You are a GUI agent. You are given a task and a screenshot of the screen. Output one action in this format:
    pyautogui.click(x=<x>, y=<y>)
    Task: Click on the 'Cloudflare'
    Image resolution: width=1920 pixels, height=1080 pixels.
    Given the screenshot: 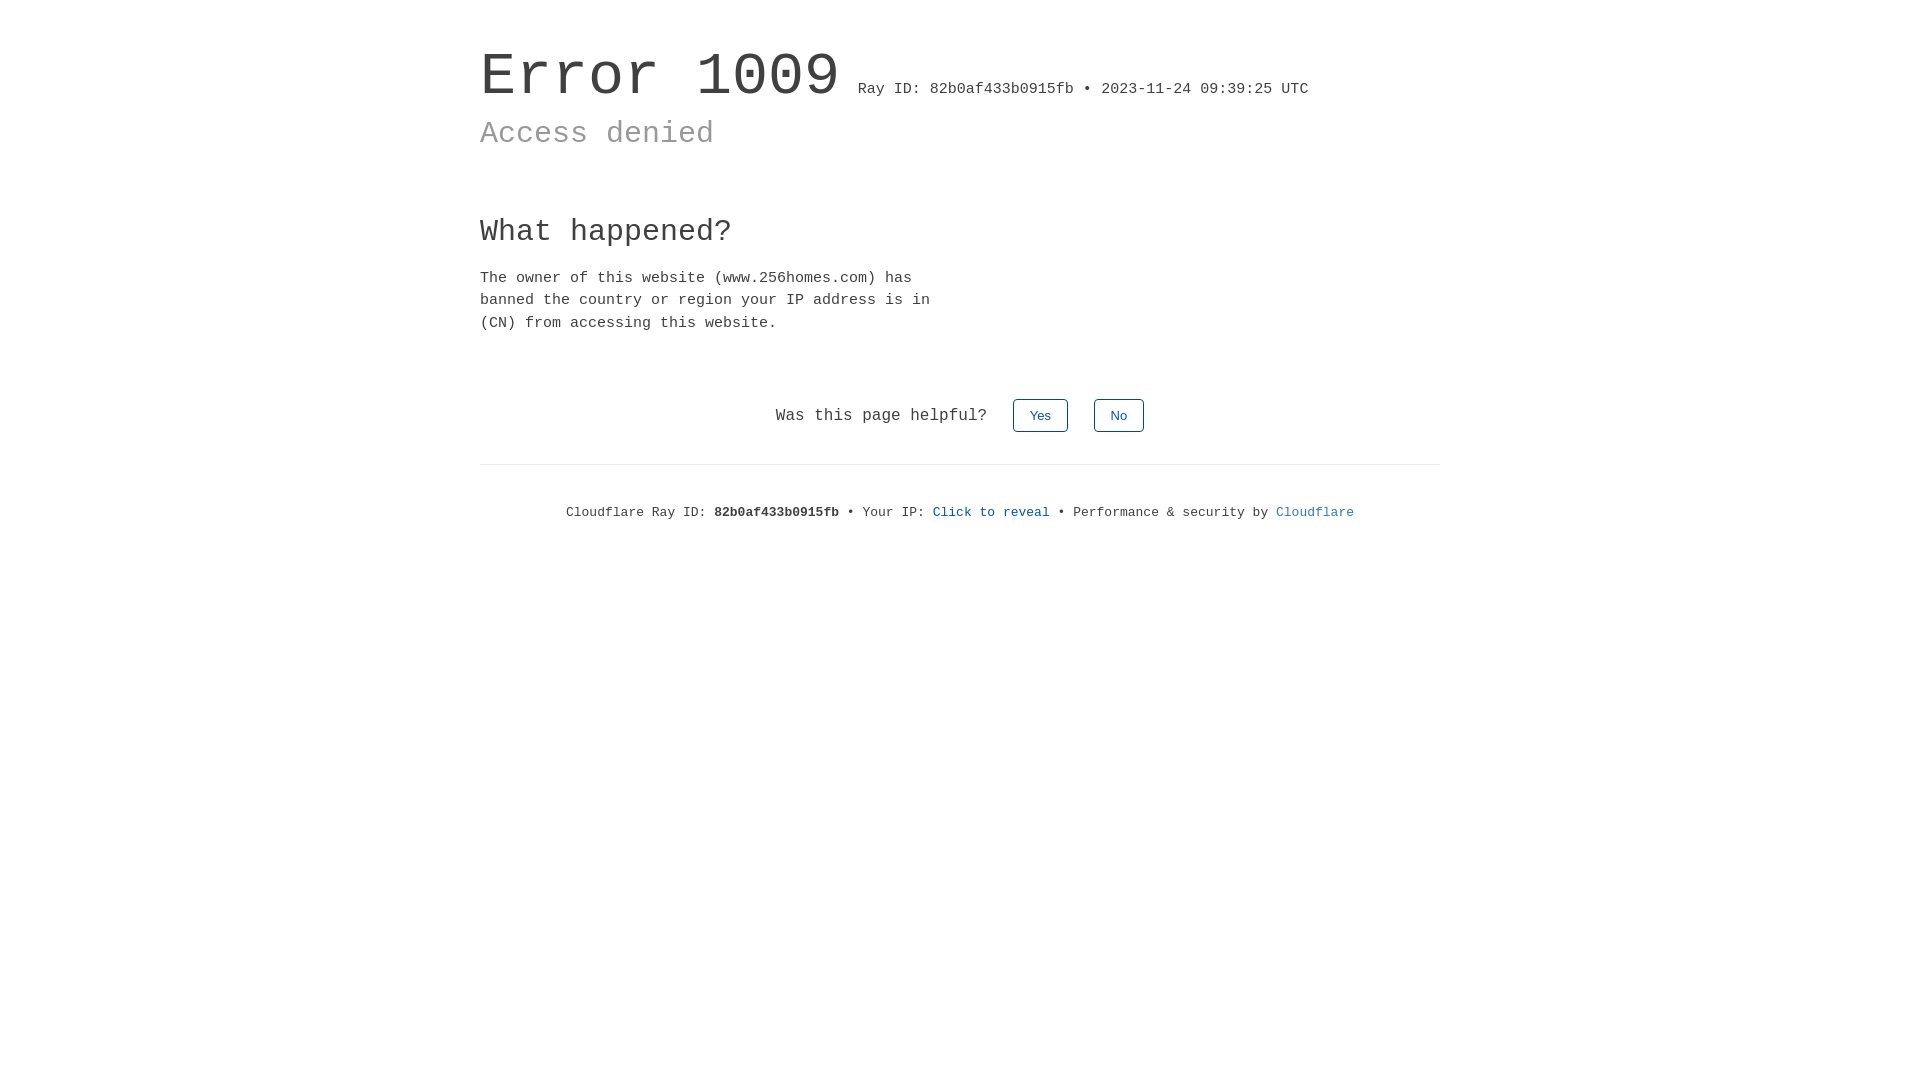 What is the action you would take?
    pyautogui.click(x=1275, y=511)
    